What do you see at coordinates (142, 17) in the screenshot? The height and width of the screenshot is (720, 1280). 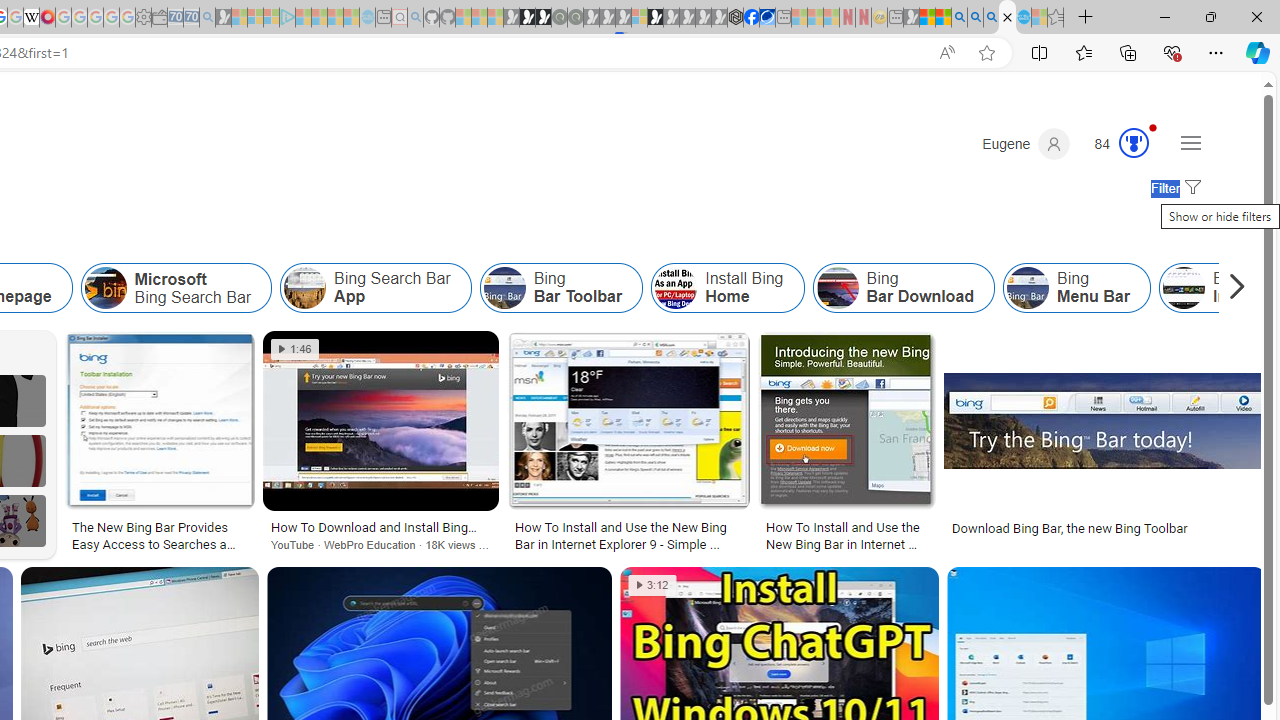 I see `'Settings - Sleeping'` at bounding box center [142, 17].